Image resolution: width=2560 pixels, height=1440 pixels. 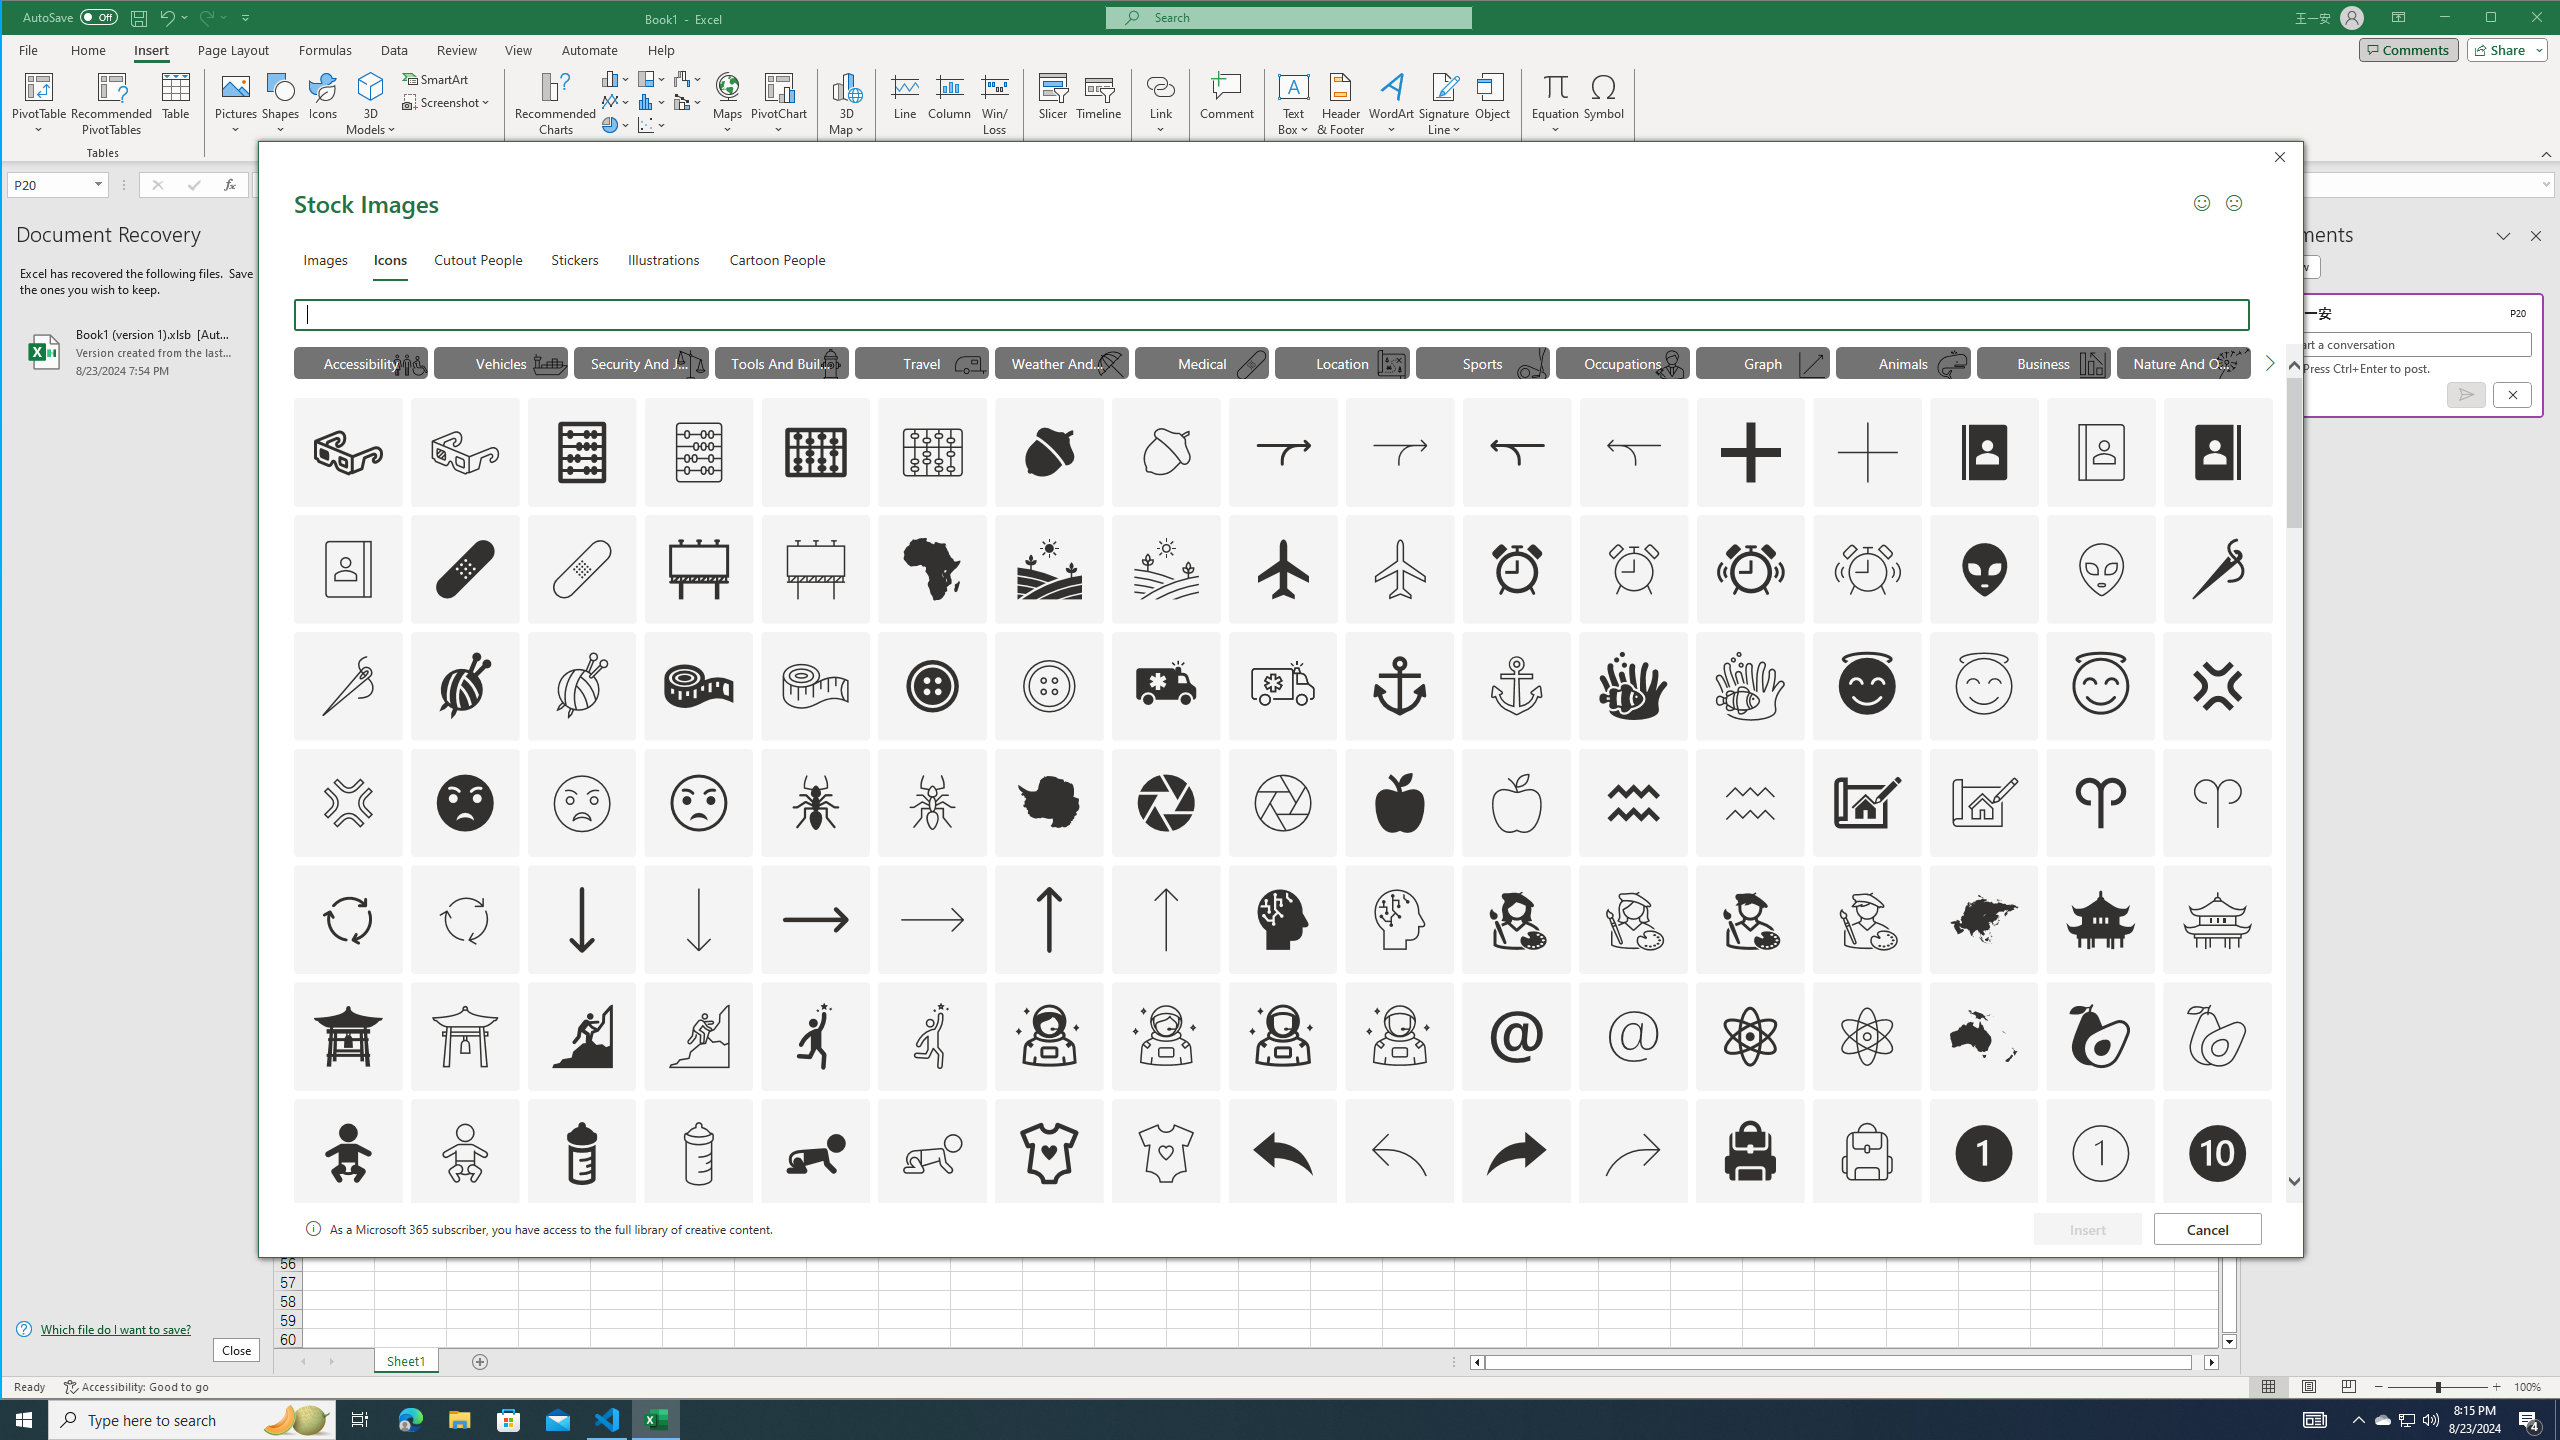 I want to click on 'AutomationID: Icons_At', so click(x=1517, y=1035).